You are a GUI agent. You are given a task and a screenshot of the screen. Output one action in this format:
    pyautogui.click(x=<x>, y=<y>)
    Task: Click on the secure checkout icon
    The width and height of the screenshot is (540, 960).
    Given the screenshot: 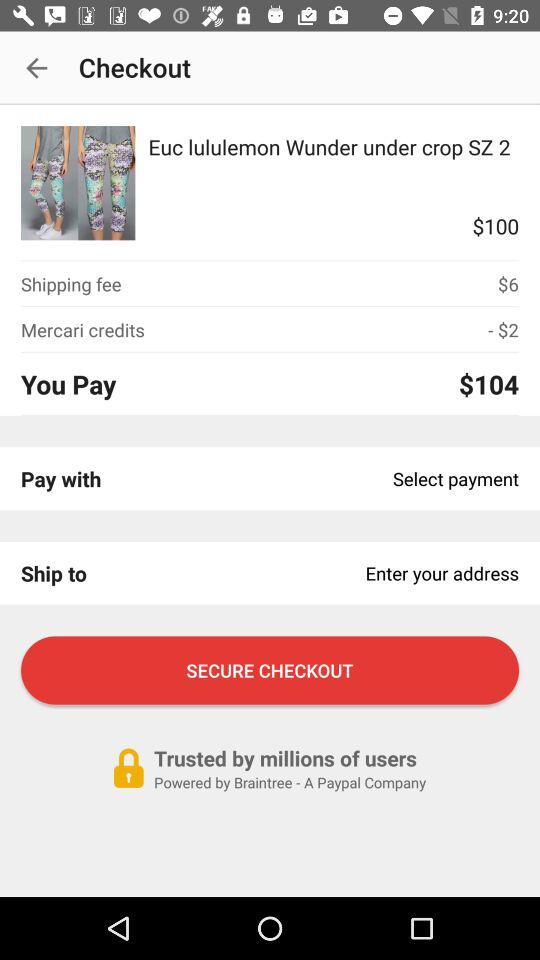 What is the action you would take?
    pyautogui.click(x=270, y=670)
    